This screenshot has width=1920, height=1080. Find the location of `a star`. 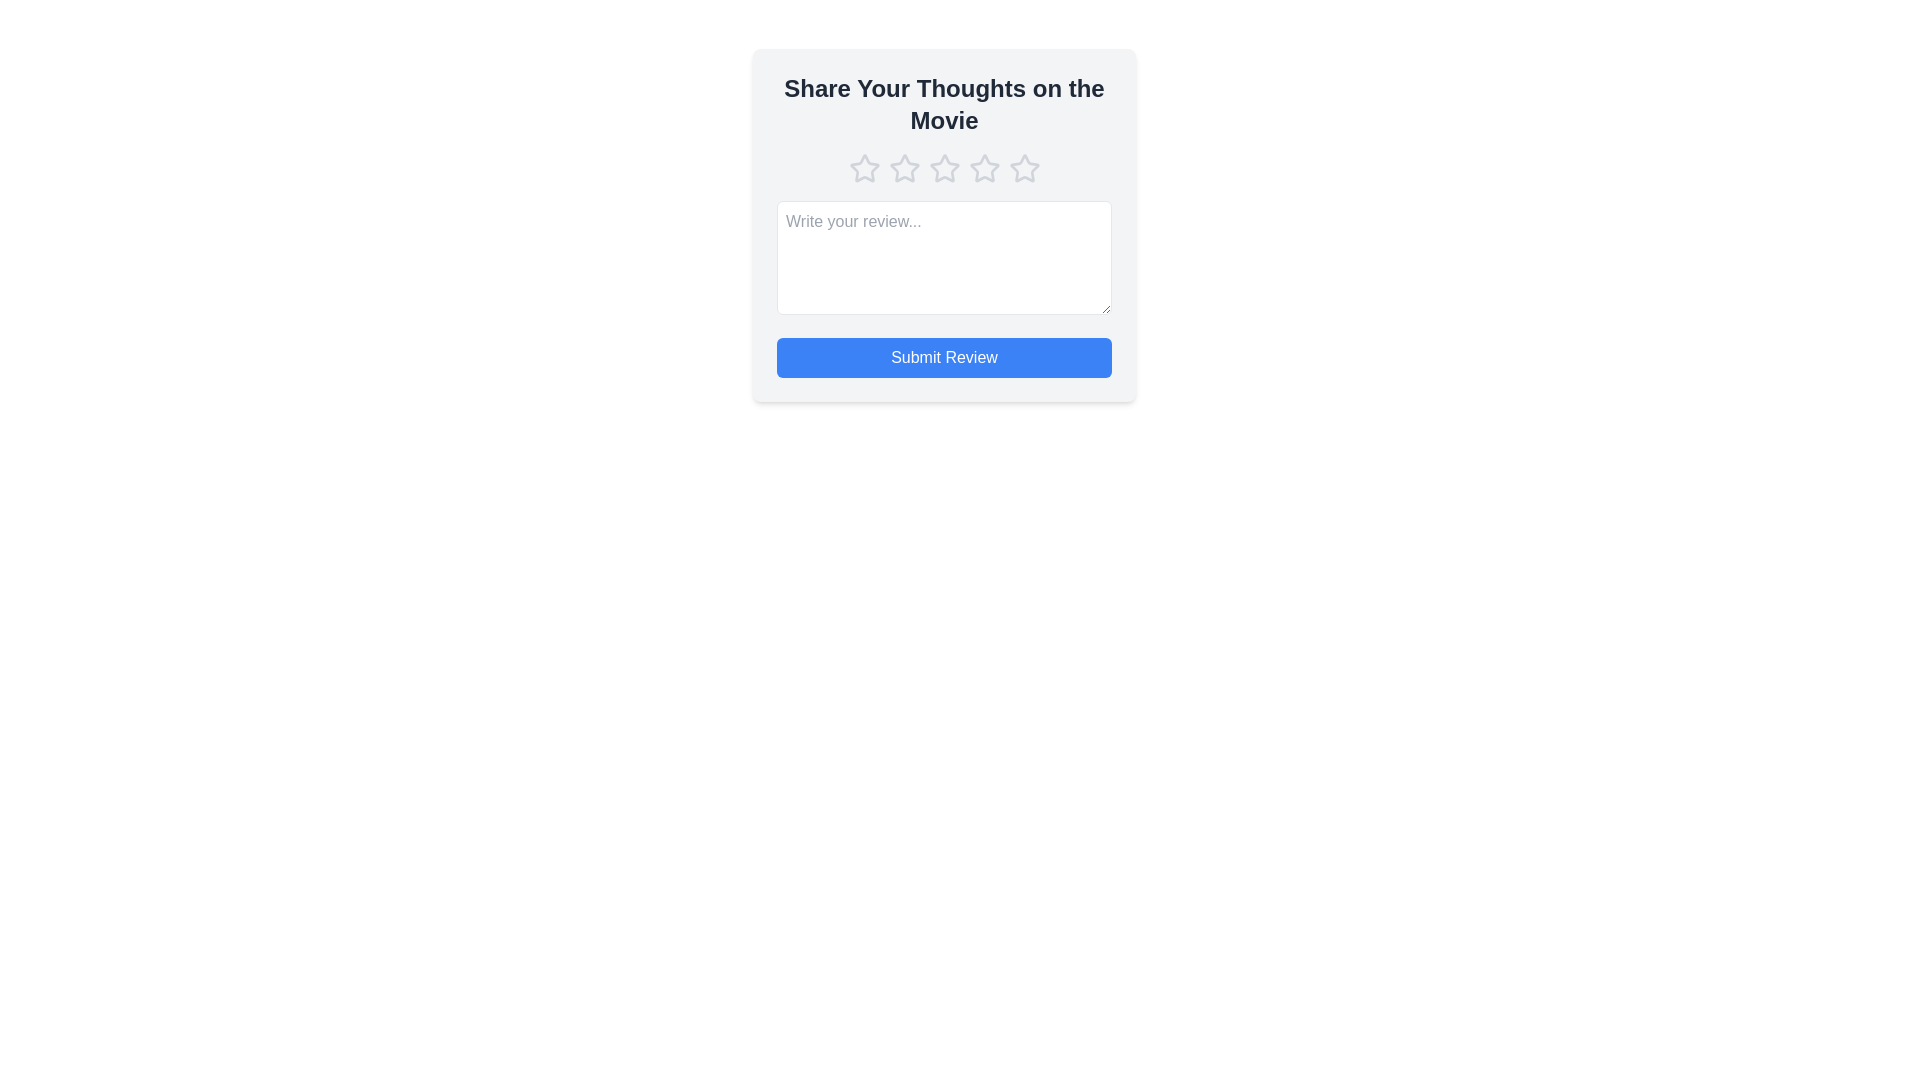

a star is located at coordinates (943, 168).